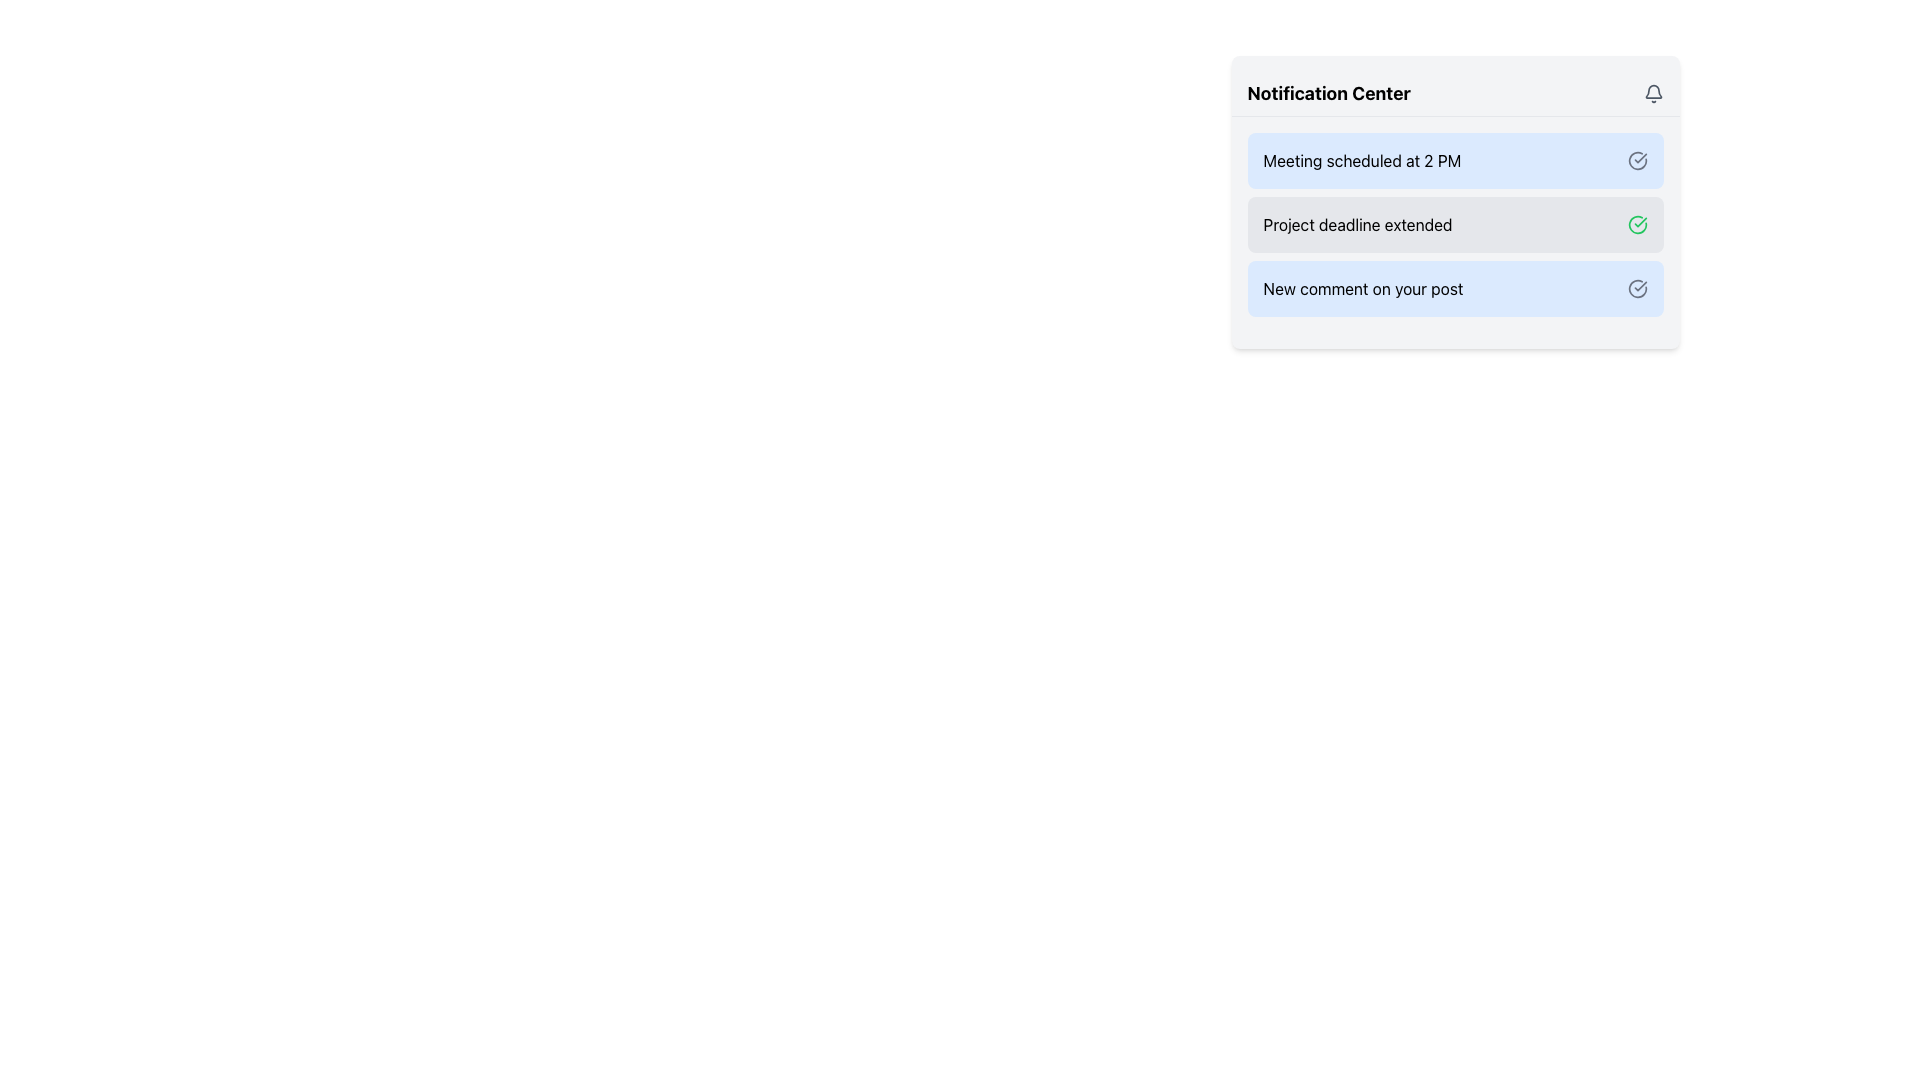  I want to click on the static text label displaying 'Project deadline extended' in a notification interface, so click(1358, 224).